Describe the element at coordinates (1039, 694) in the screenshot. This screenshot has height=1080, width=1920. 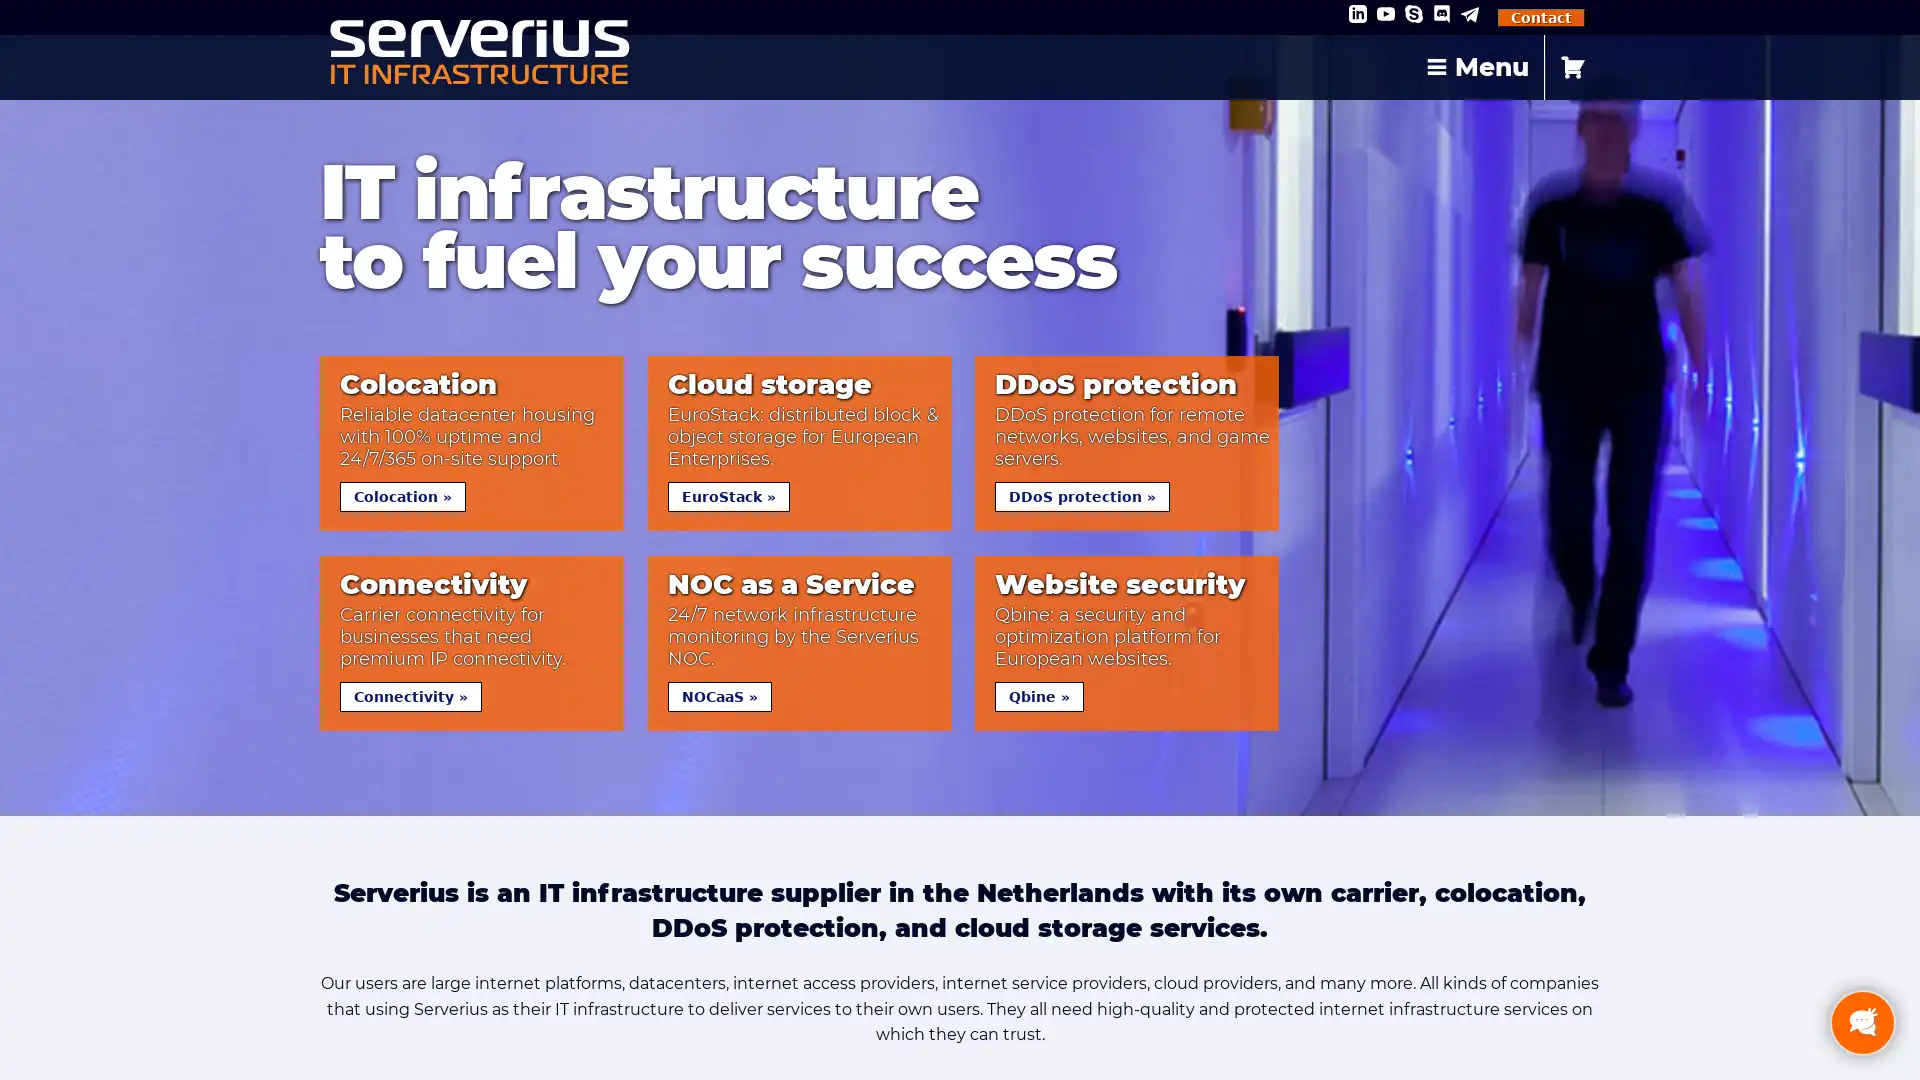
I see `Qbine` at that location.